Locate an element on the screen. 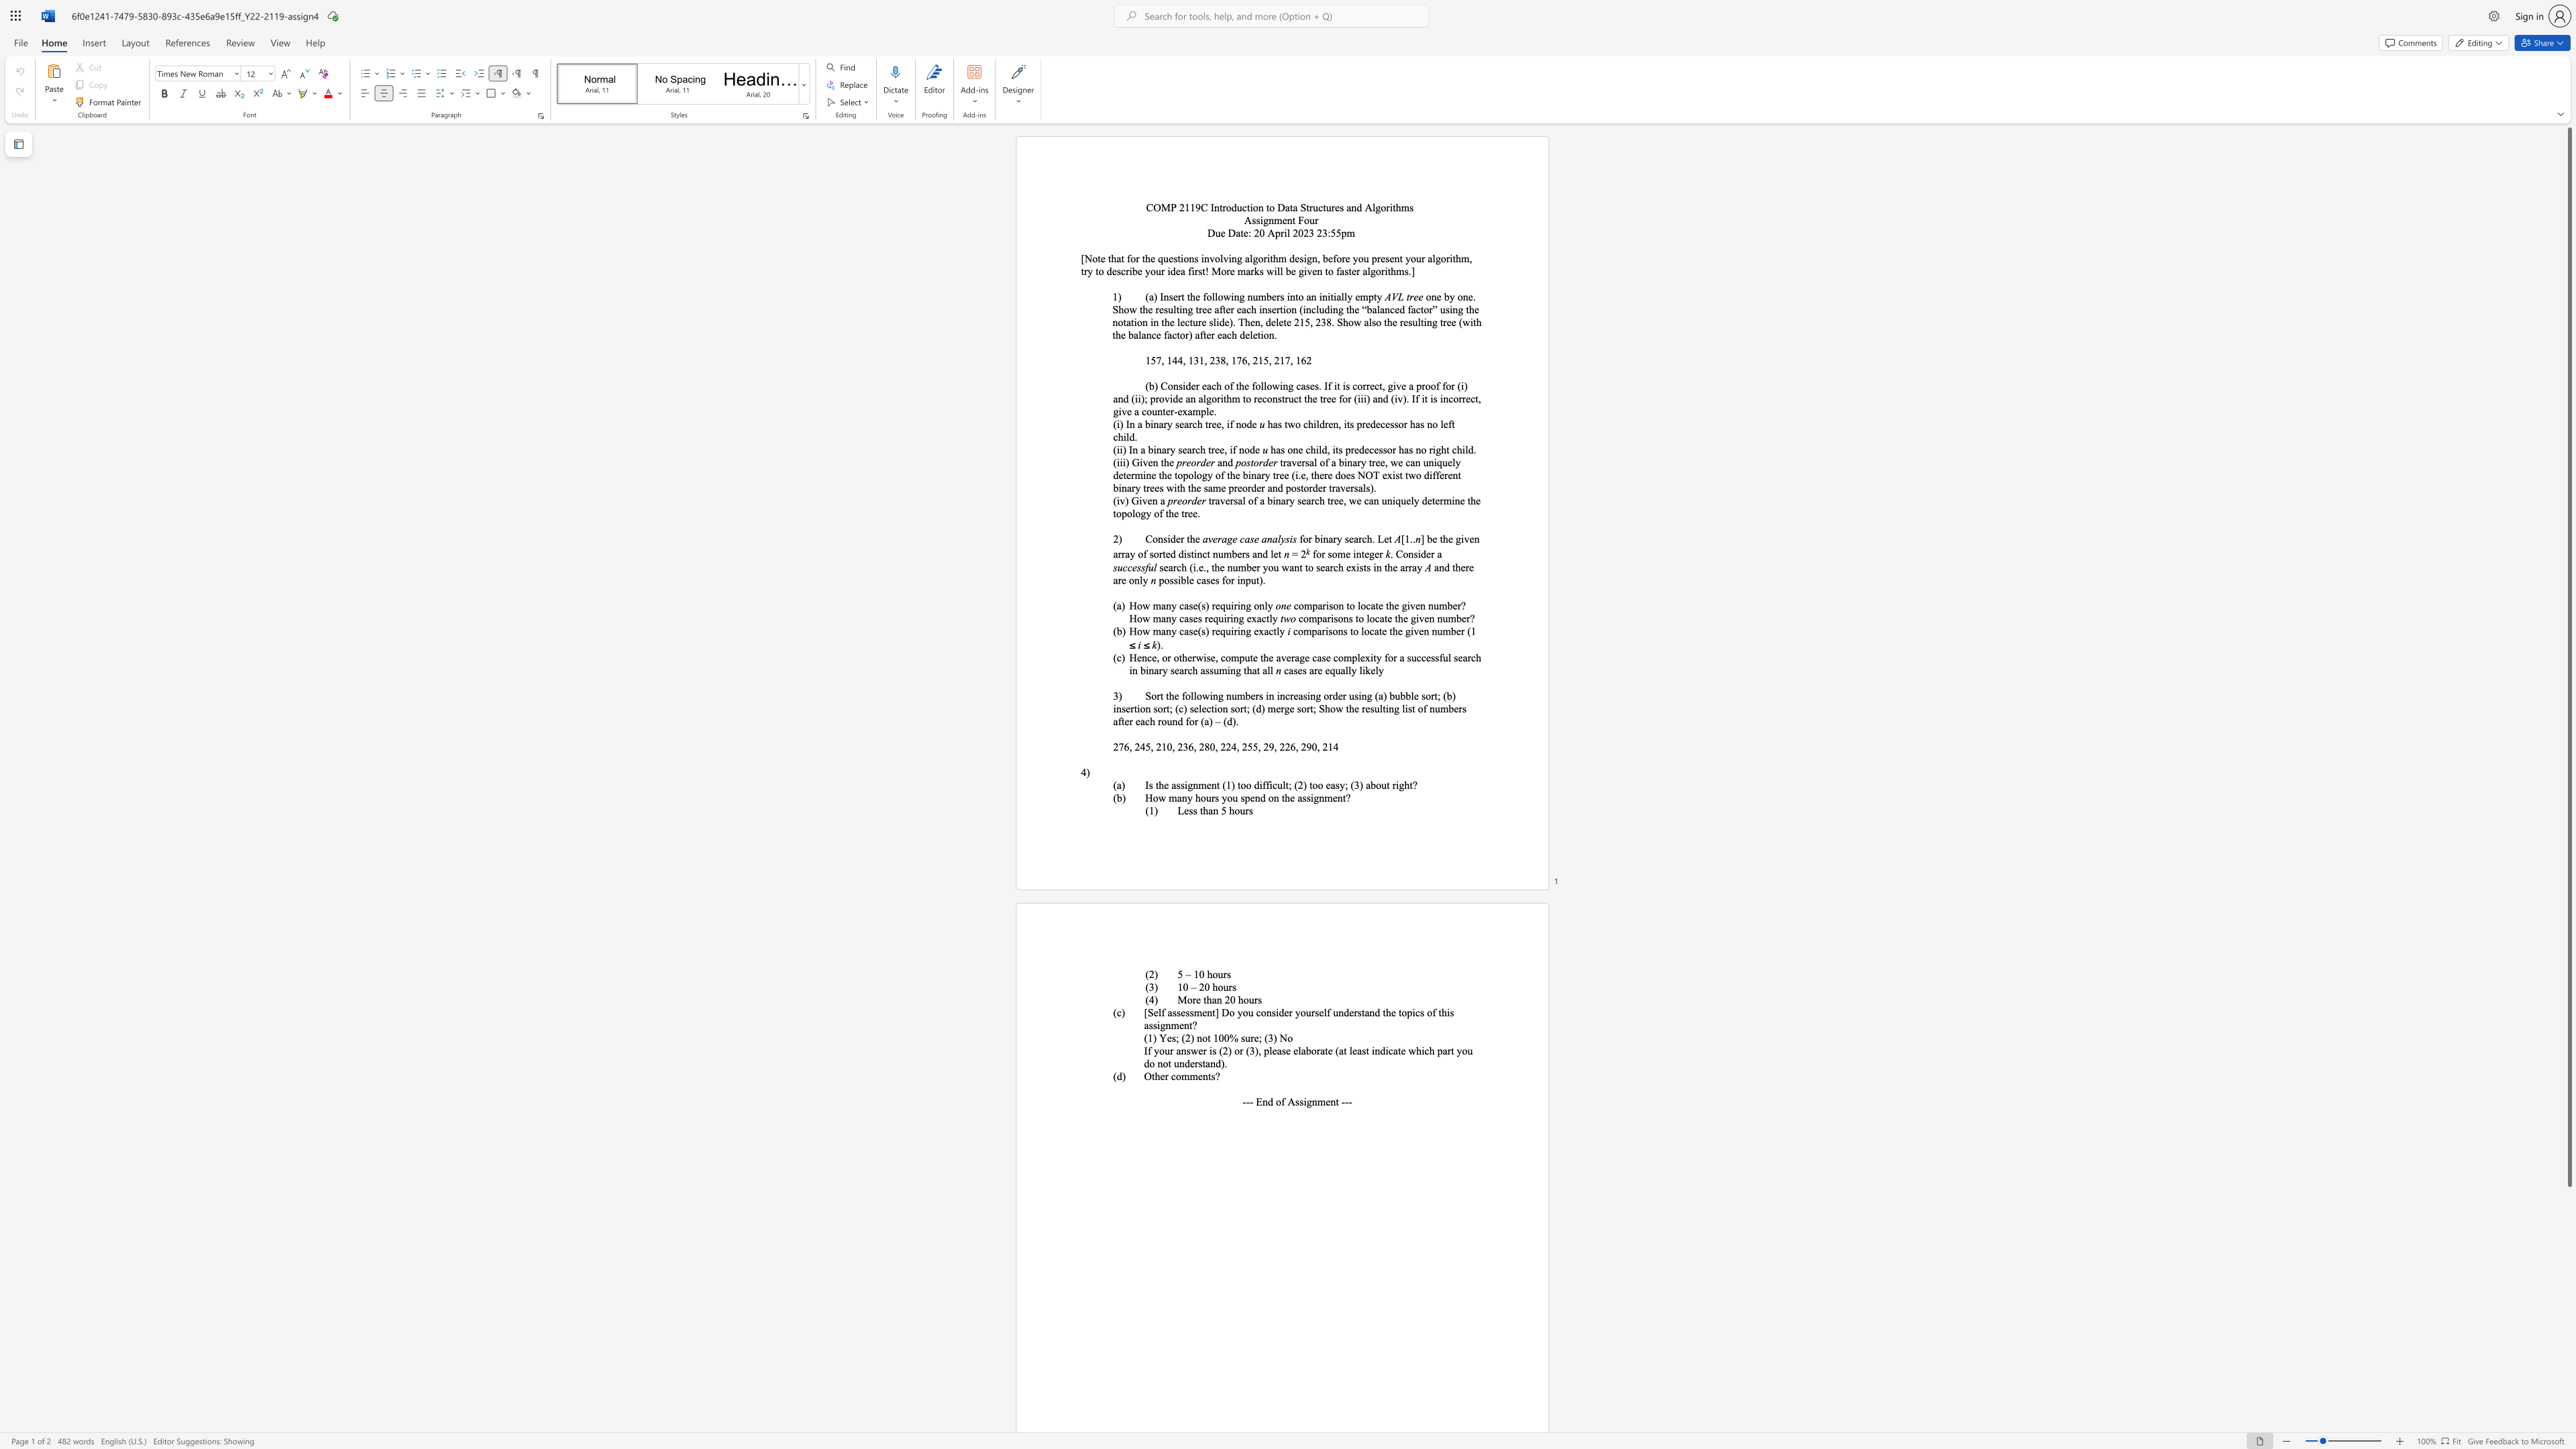 This screenshot has width=2576, height=1449. the subset text "search (i.e., the n" within the text "search (i.e., the number you want to search exists in the array" is located at coordinates (1159, 567).